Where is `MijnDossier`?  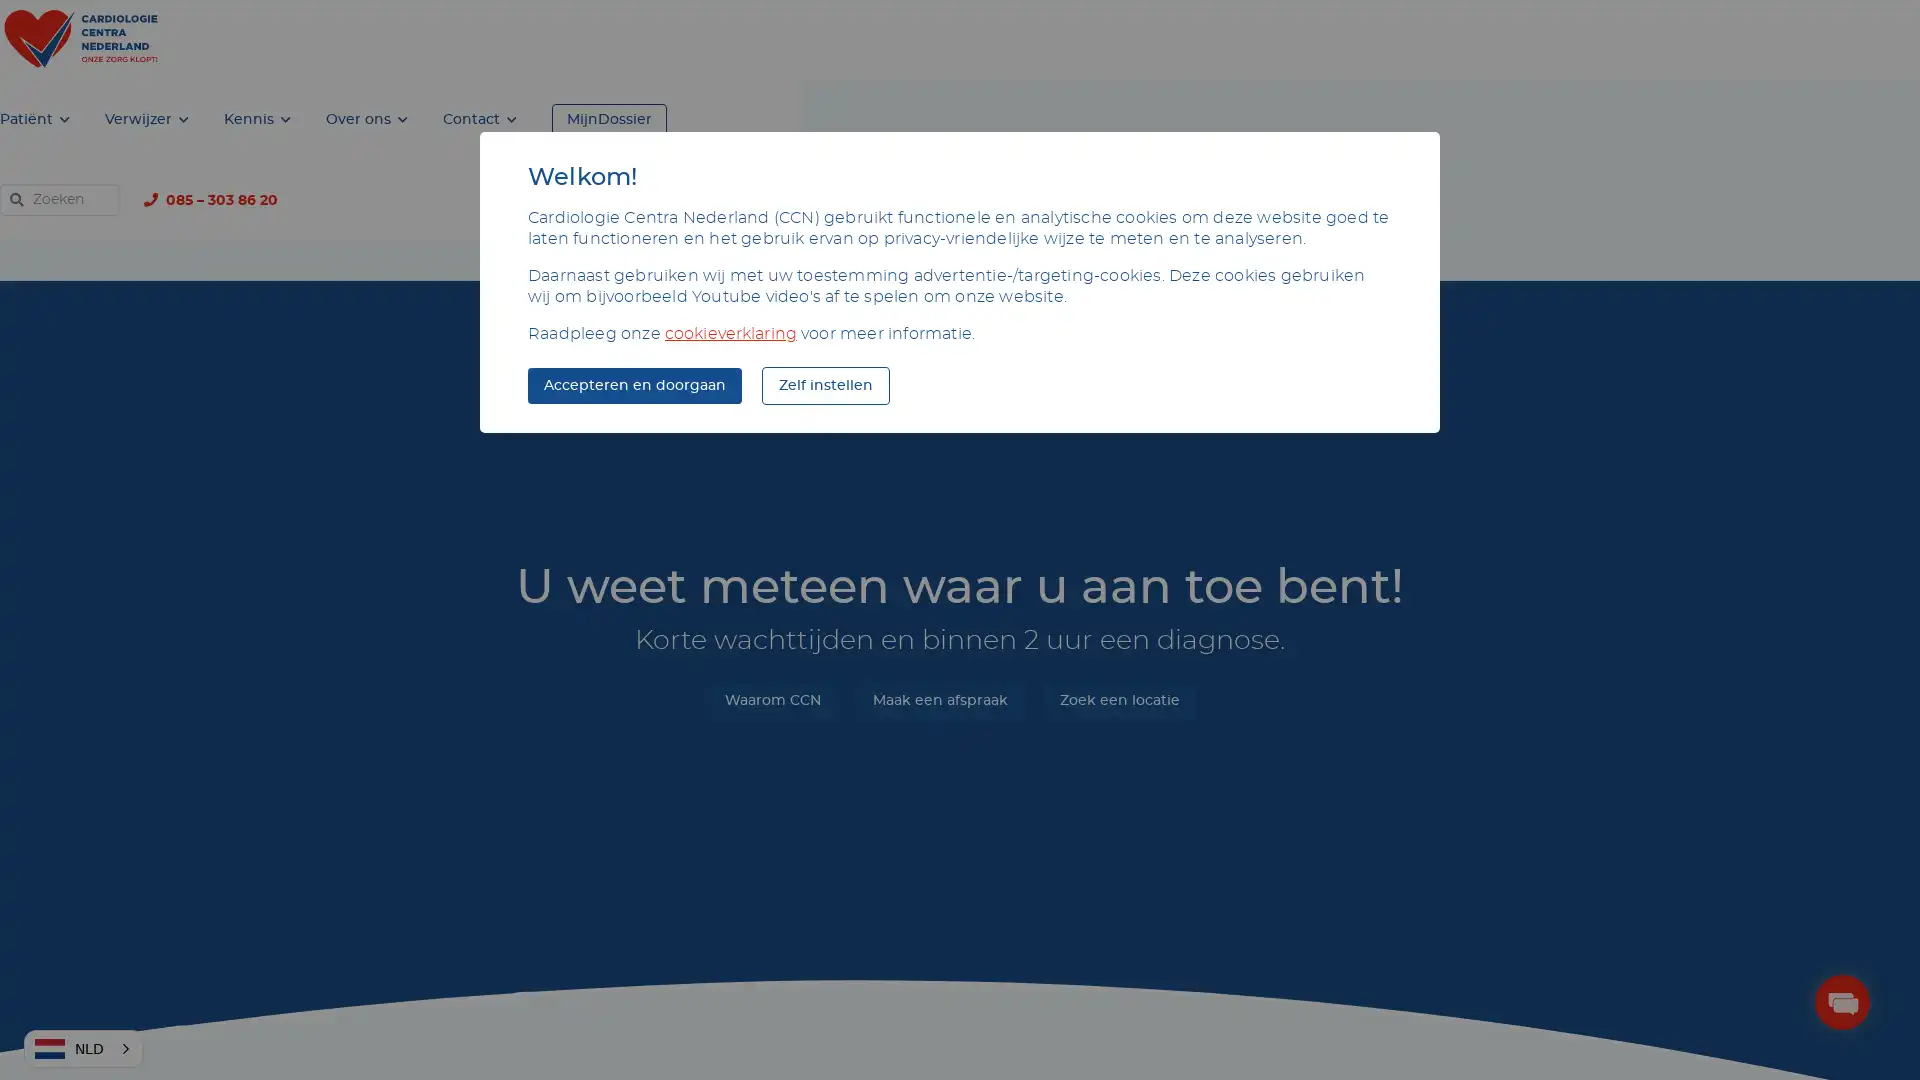
MijnDossier is located at coordinates (1300, 39).